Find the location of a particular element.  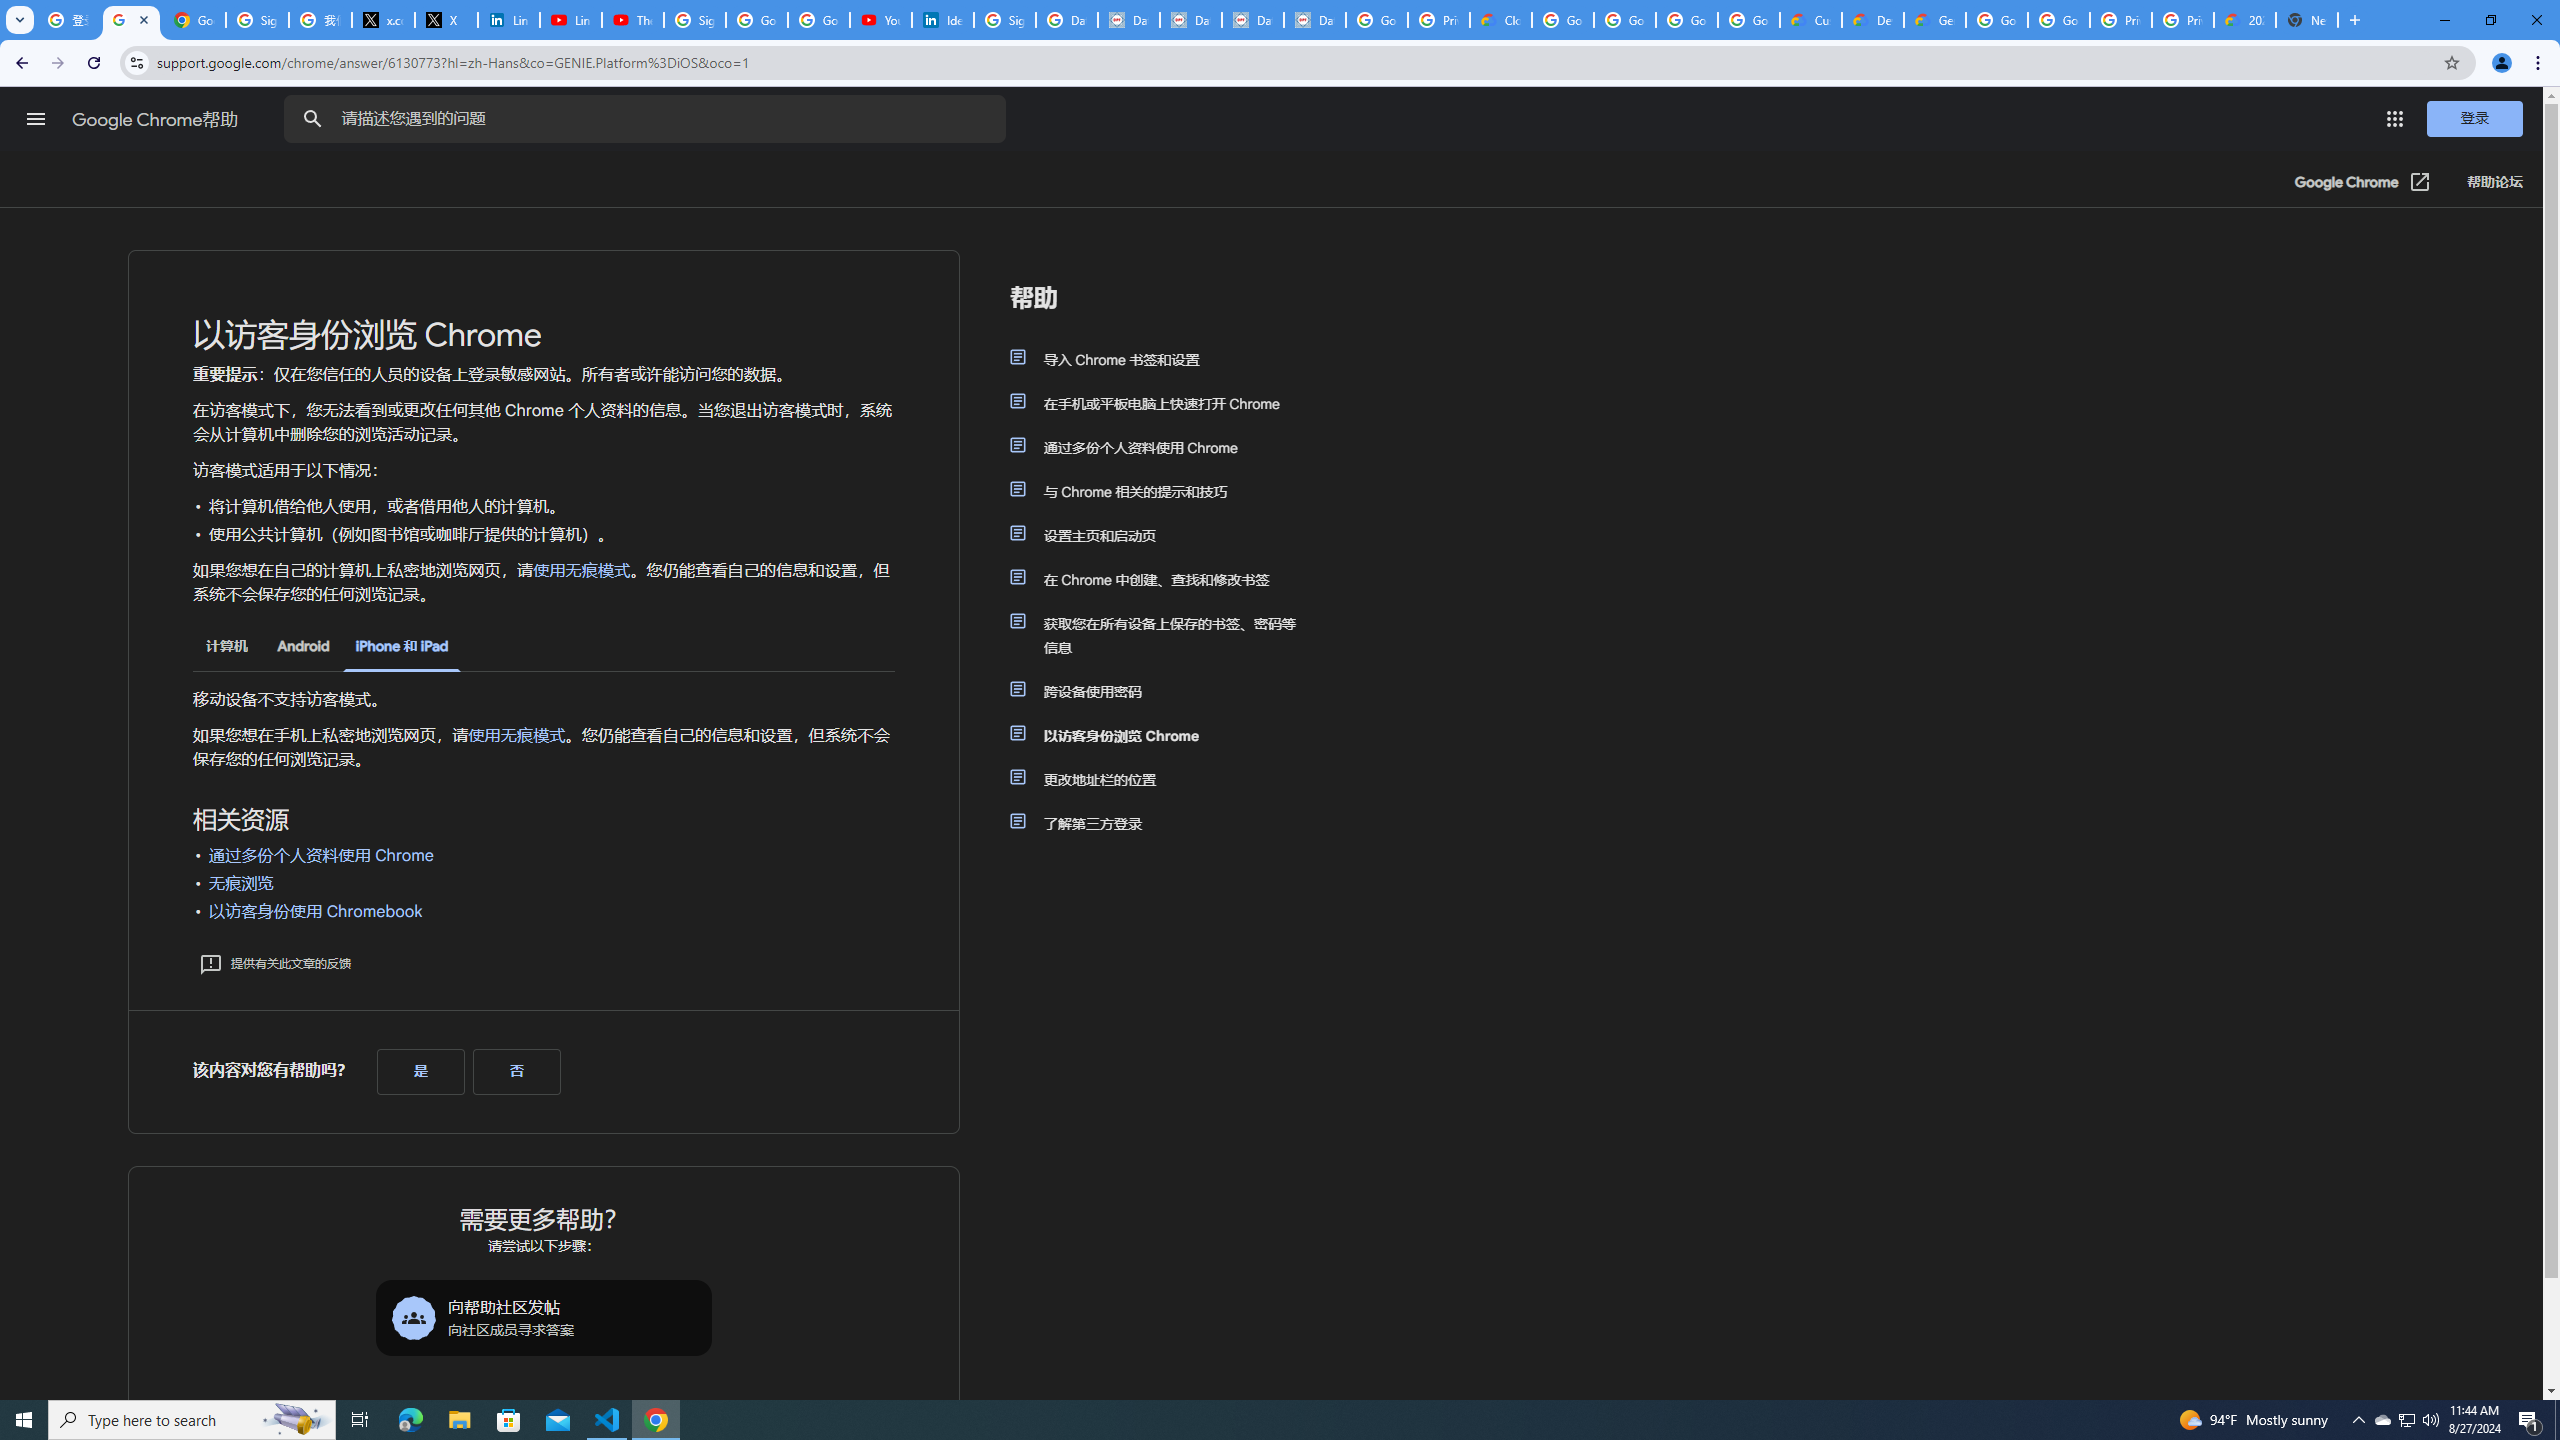

'Customer Care | Google Cloud' is located at coordinates (1810, 19).